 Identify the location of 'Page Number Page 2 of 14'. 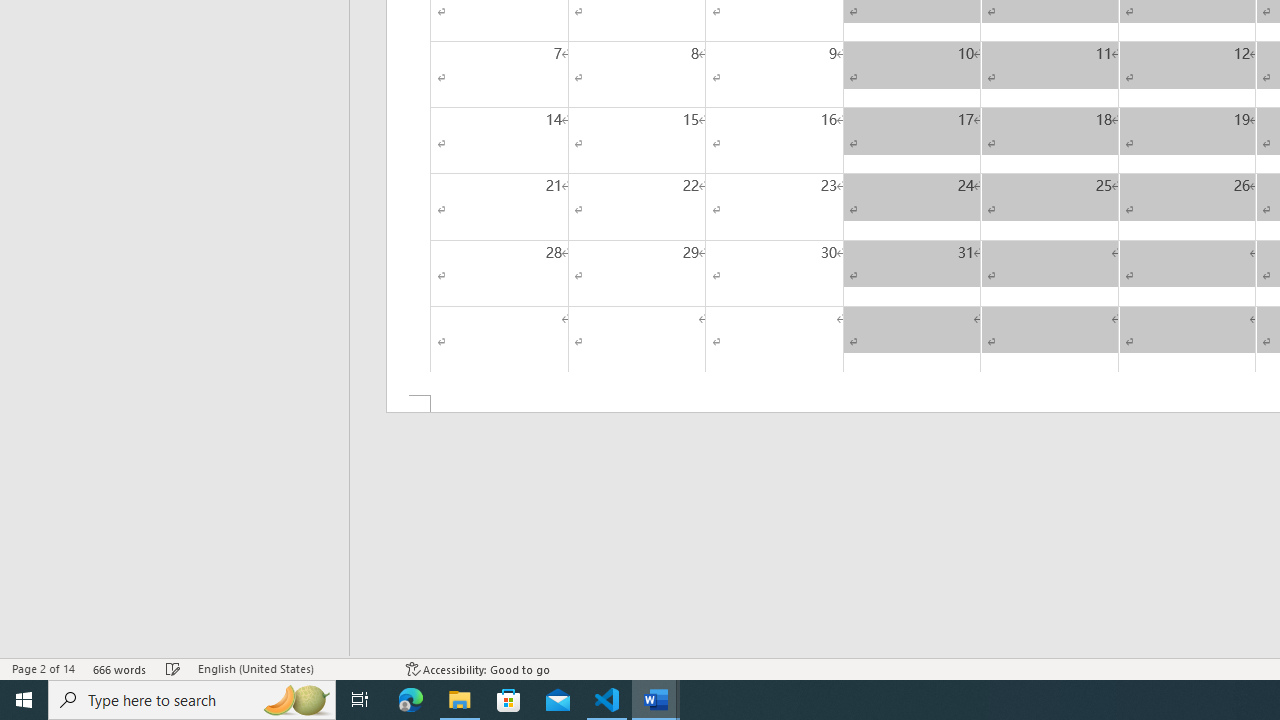
(43, 669).